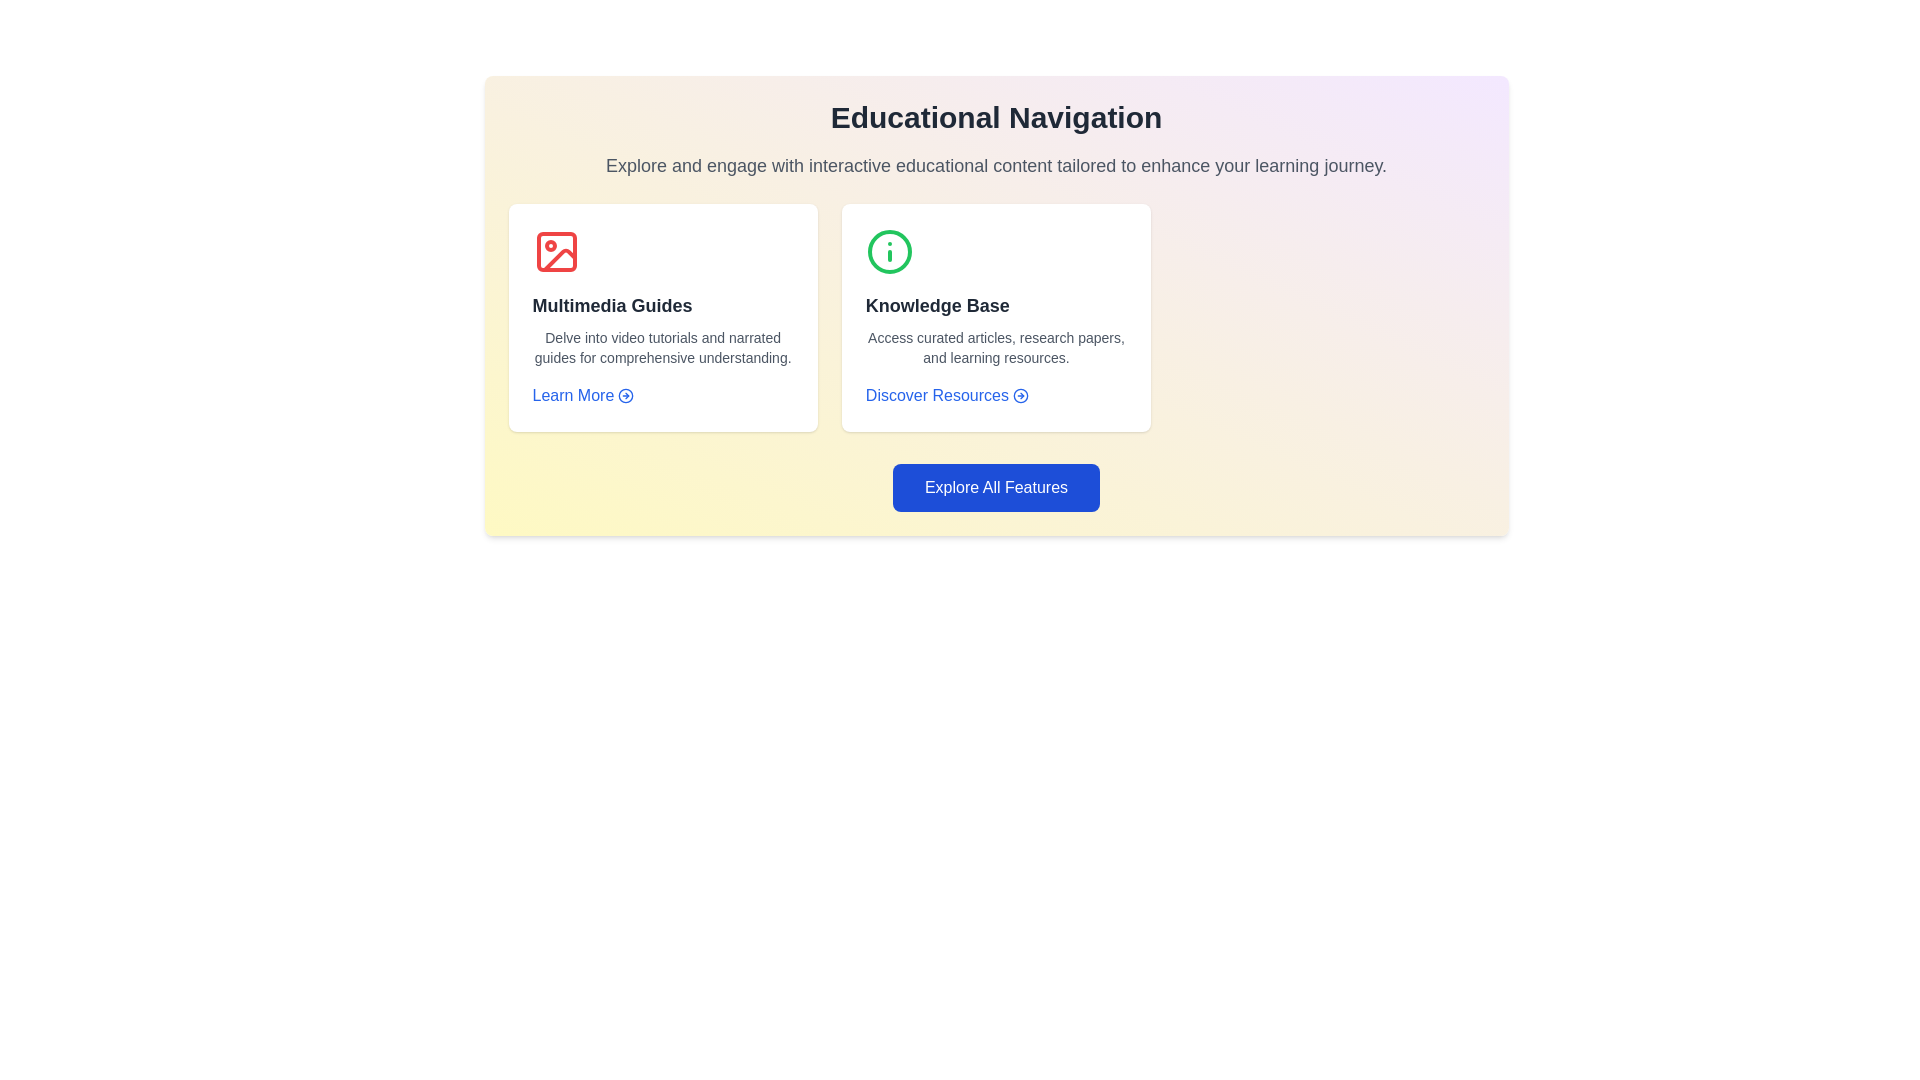  I want to click on the descriptive text located in the white card structure below the 'Knowledge Base' heading and above the 'Discover Resources' link, so click(996, 346).